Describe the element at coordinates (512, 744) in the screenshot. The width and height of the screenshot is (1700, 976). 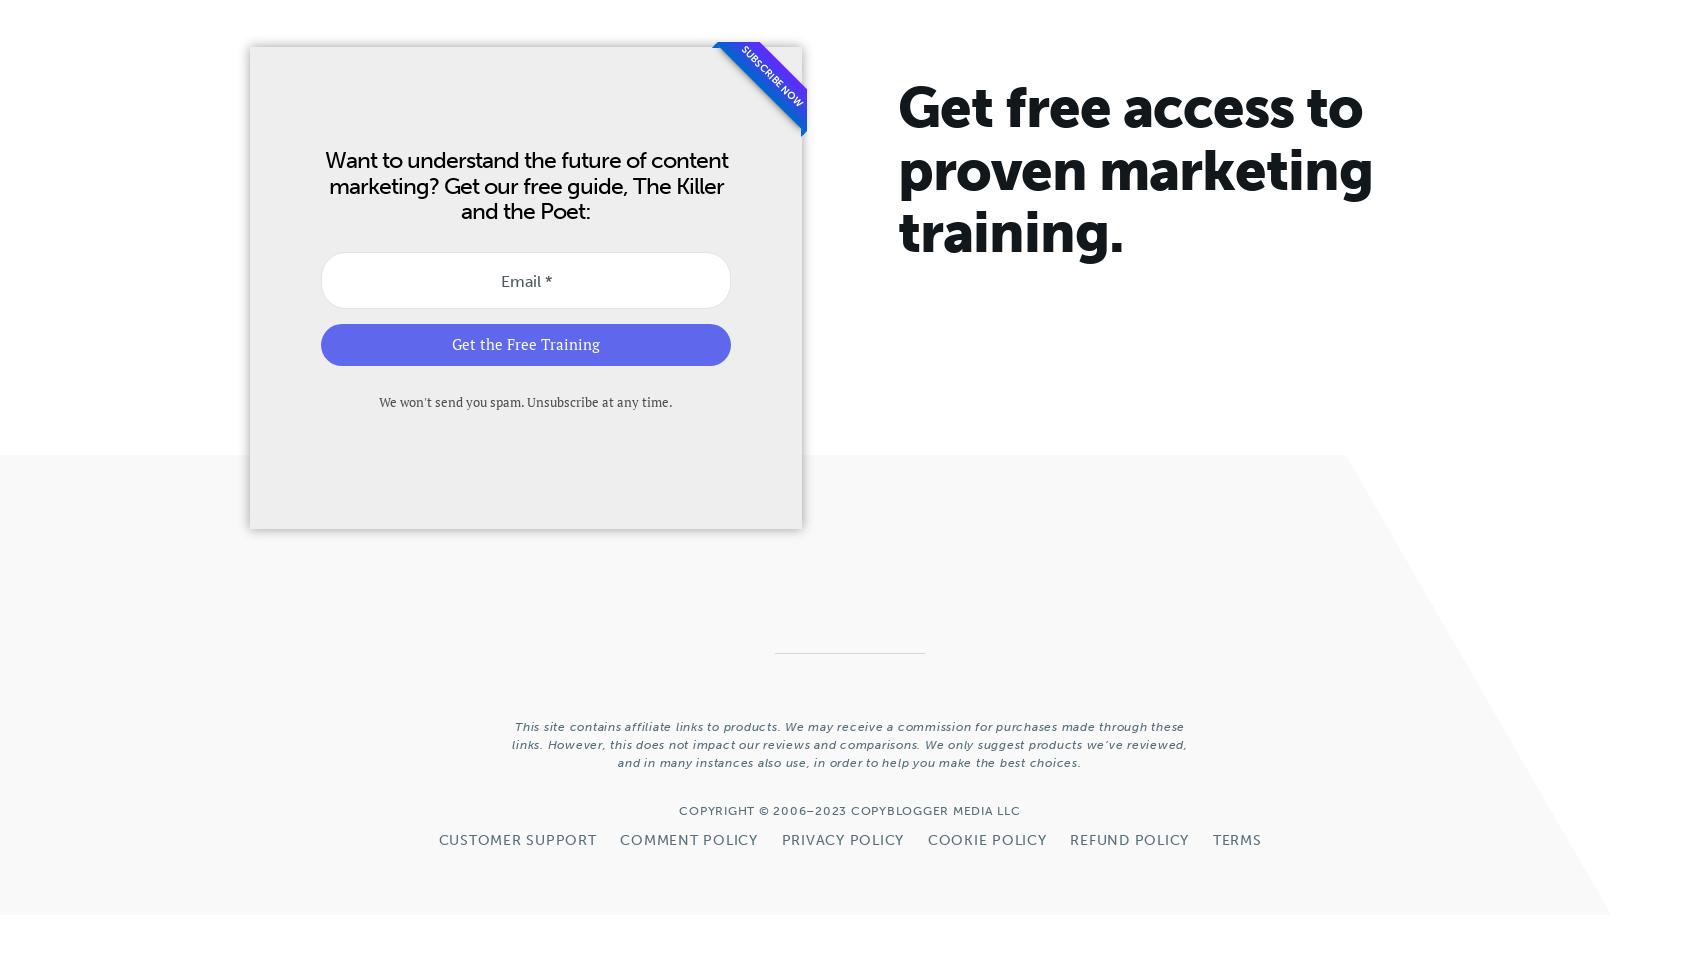
I see `'This site contains affiliate links to products. We may receive a commission for purchases made through these links. However, this does not impact our reviews and comparisons. We only suggest products we’ve reviewed, and in many instances also use, in order to help you make the best choices.'` at that location.